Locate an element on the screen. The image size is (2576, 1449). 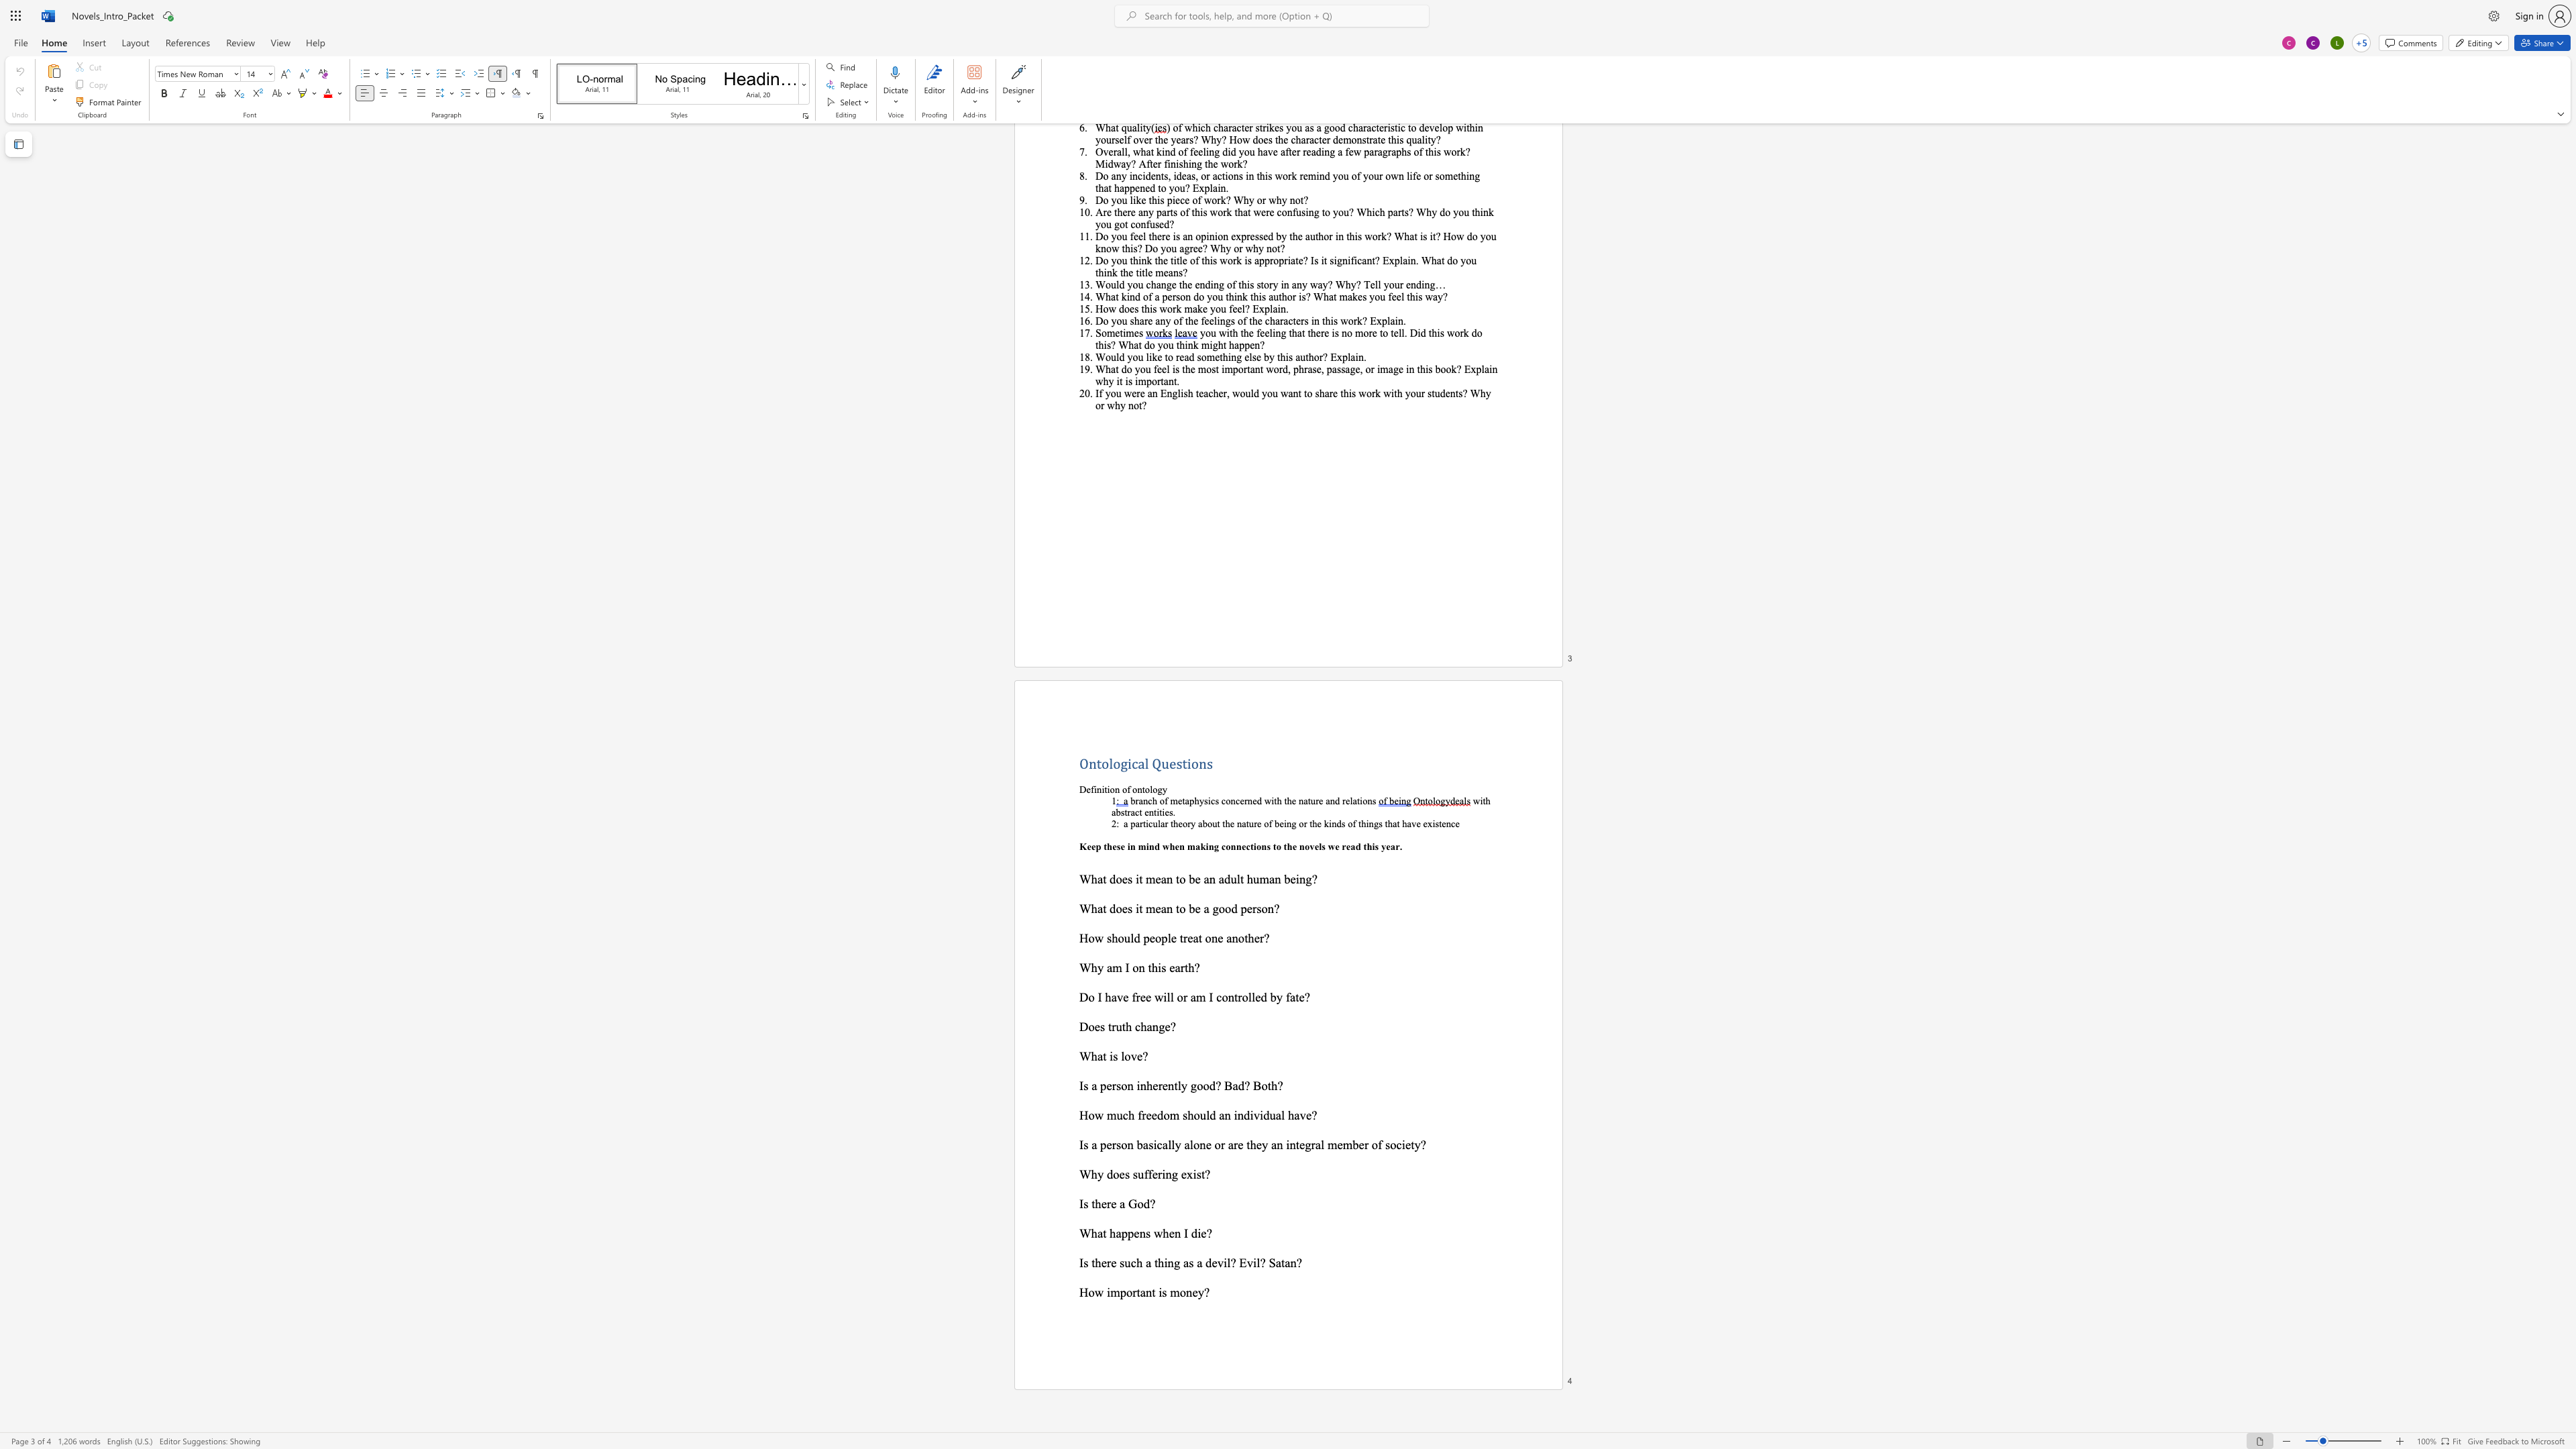
the 1th character "s" in the text is located at coordinates (1085, 1263).